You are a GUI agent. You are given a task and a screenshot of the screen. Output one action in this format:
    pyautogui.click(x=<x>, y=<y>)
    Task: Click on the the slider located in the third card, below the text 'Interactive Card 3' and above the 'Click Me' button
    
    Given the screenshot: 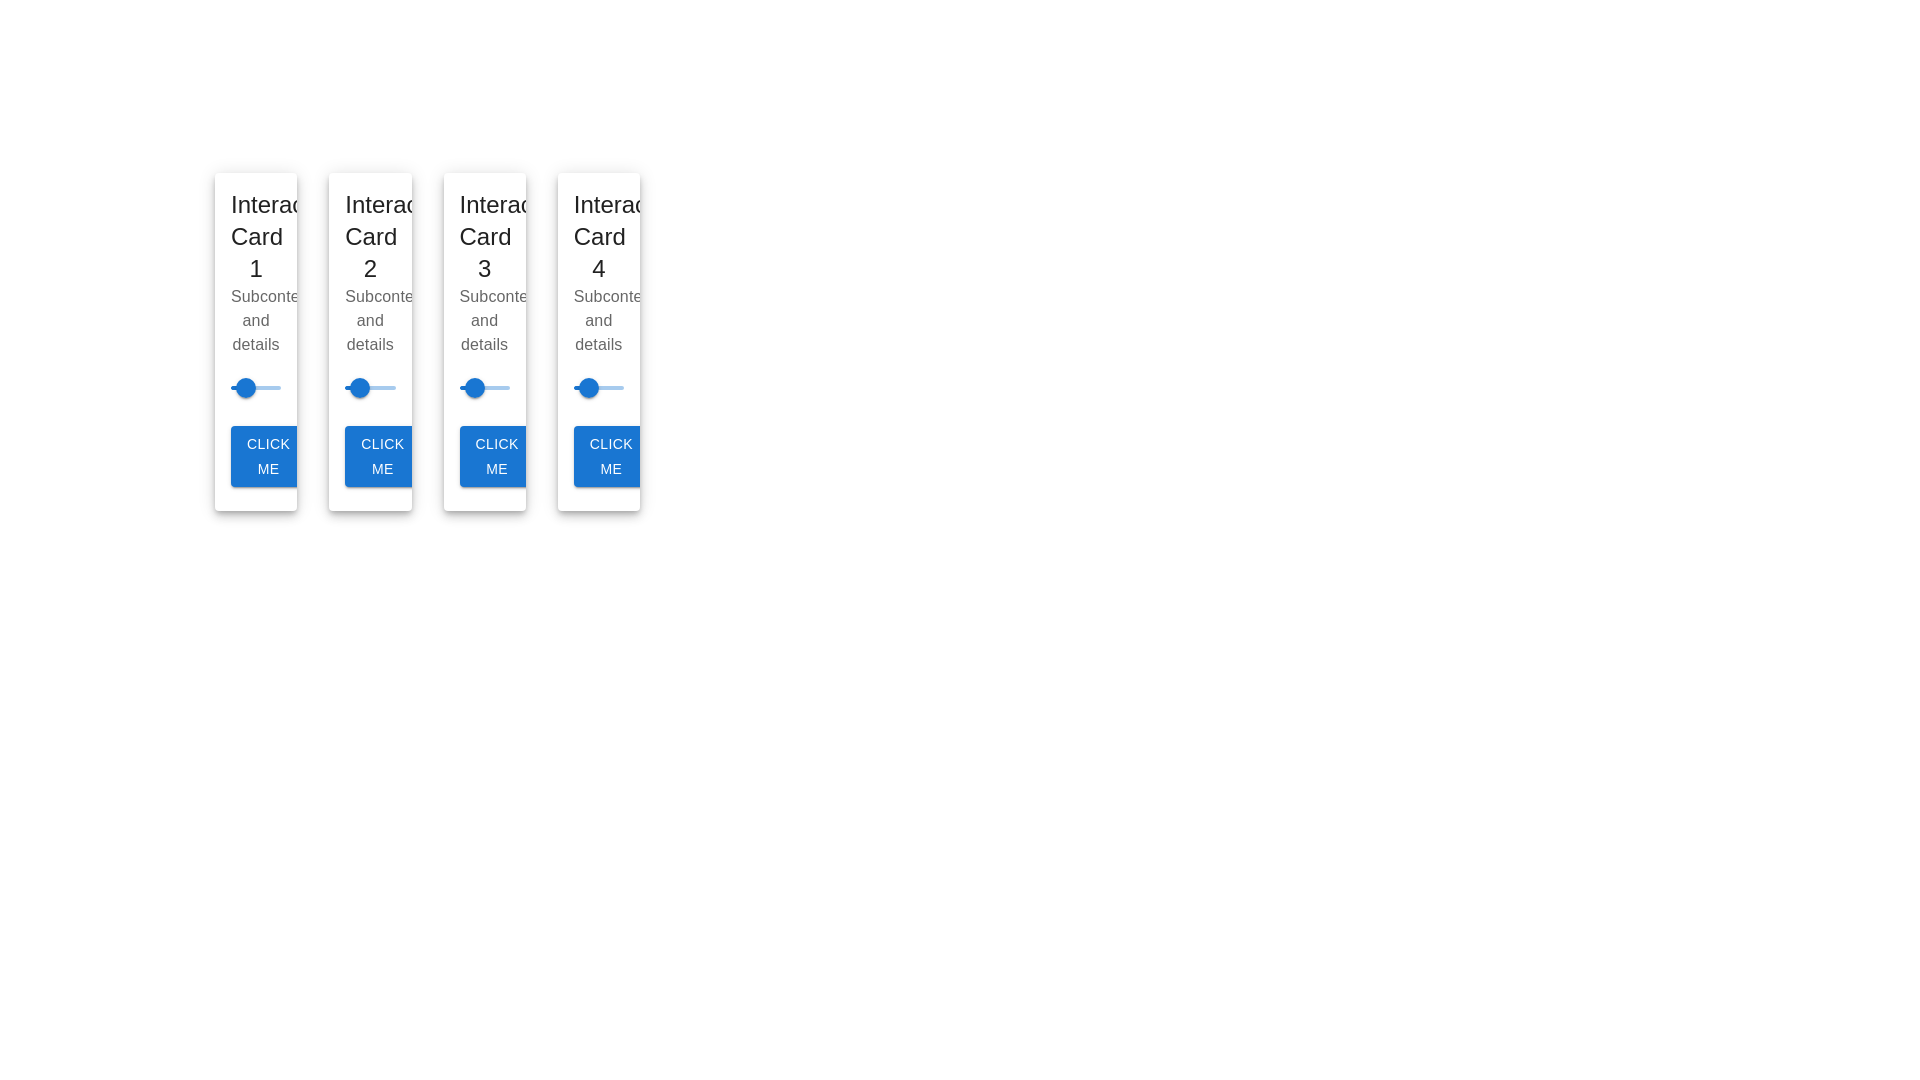 What is the action you would take?
    pyautogui.click(x=484, y=341)
    